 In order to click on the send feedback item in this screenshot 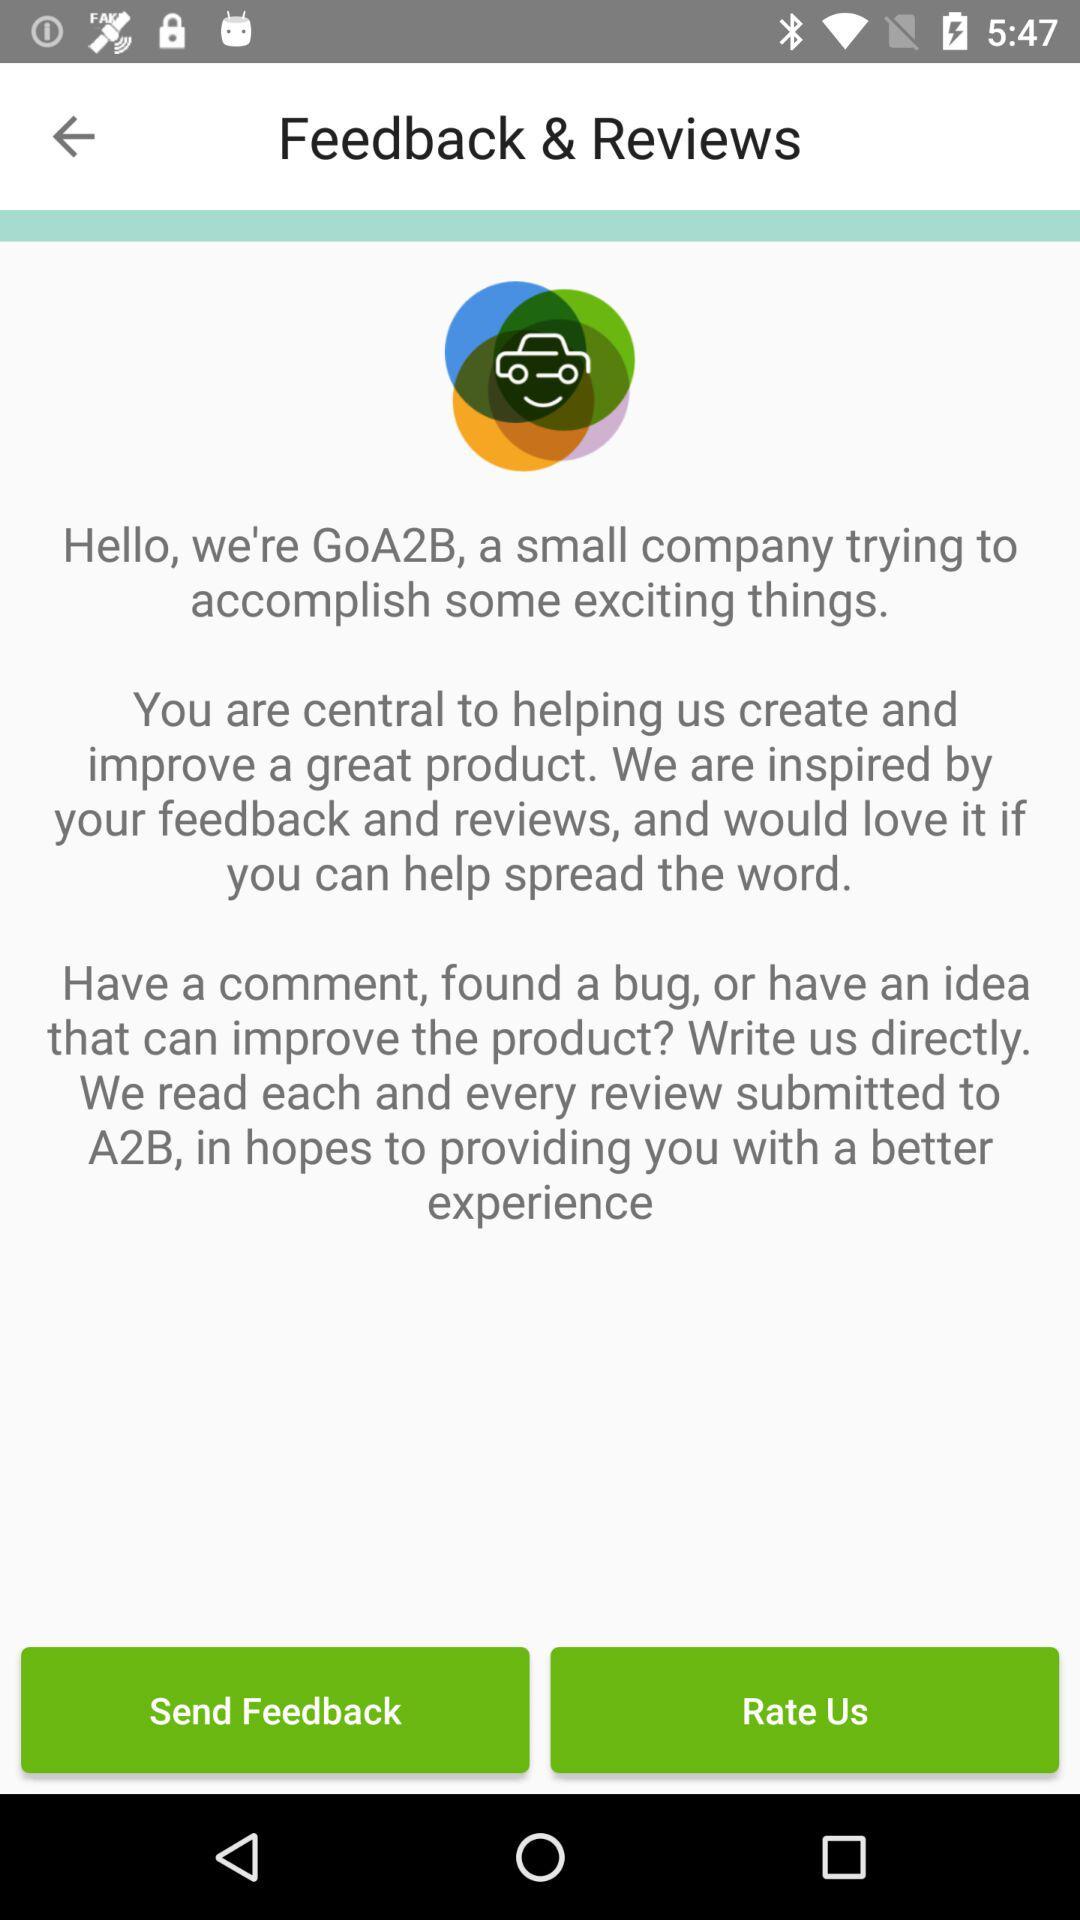, I will do `click(275, 1708)`.